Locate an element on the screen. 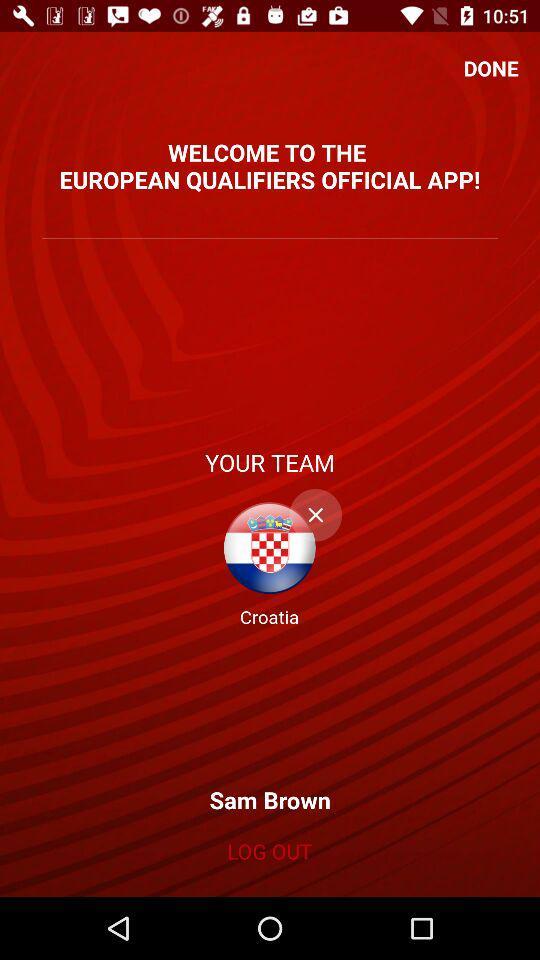 The height and width of the screenshot is (960, 540). button is located at coordinates (315, 514).